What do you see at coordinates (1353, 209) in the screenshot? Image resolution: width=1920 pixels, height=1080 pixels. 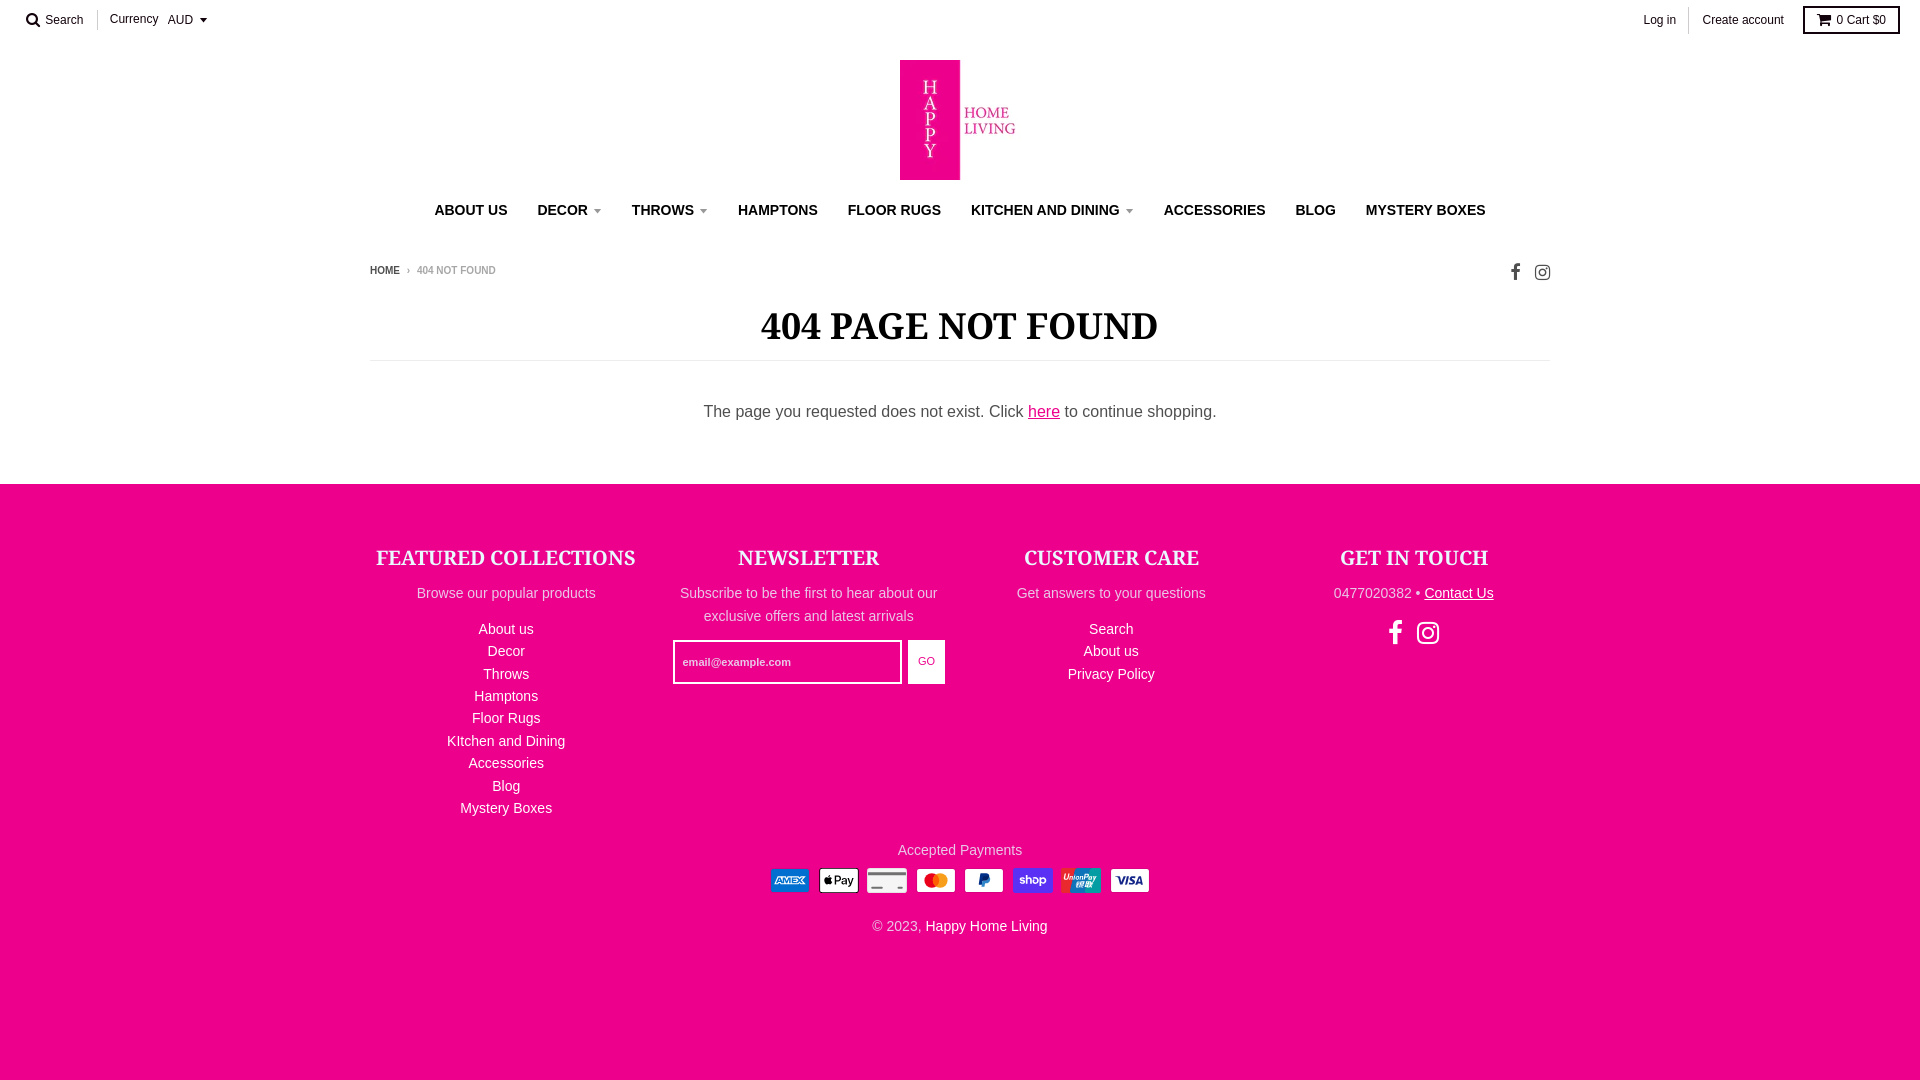 I see `'MYSTERY BOXES'` at bounding box center [1353, 209].